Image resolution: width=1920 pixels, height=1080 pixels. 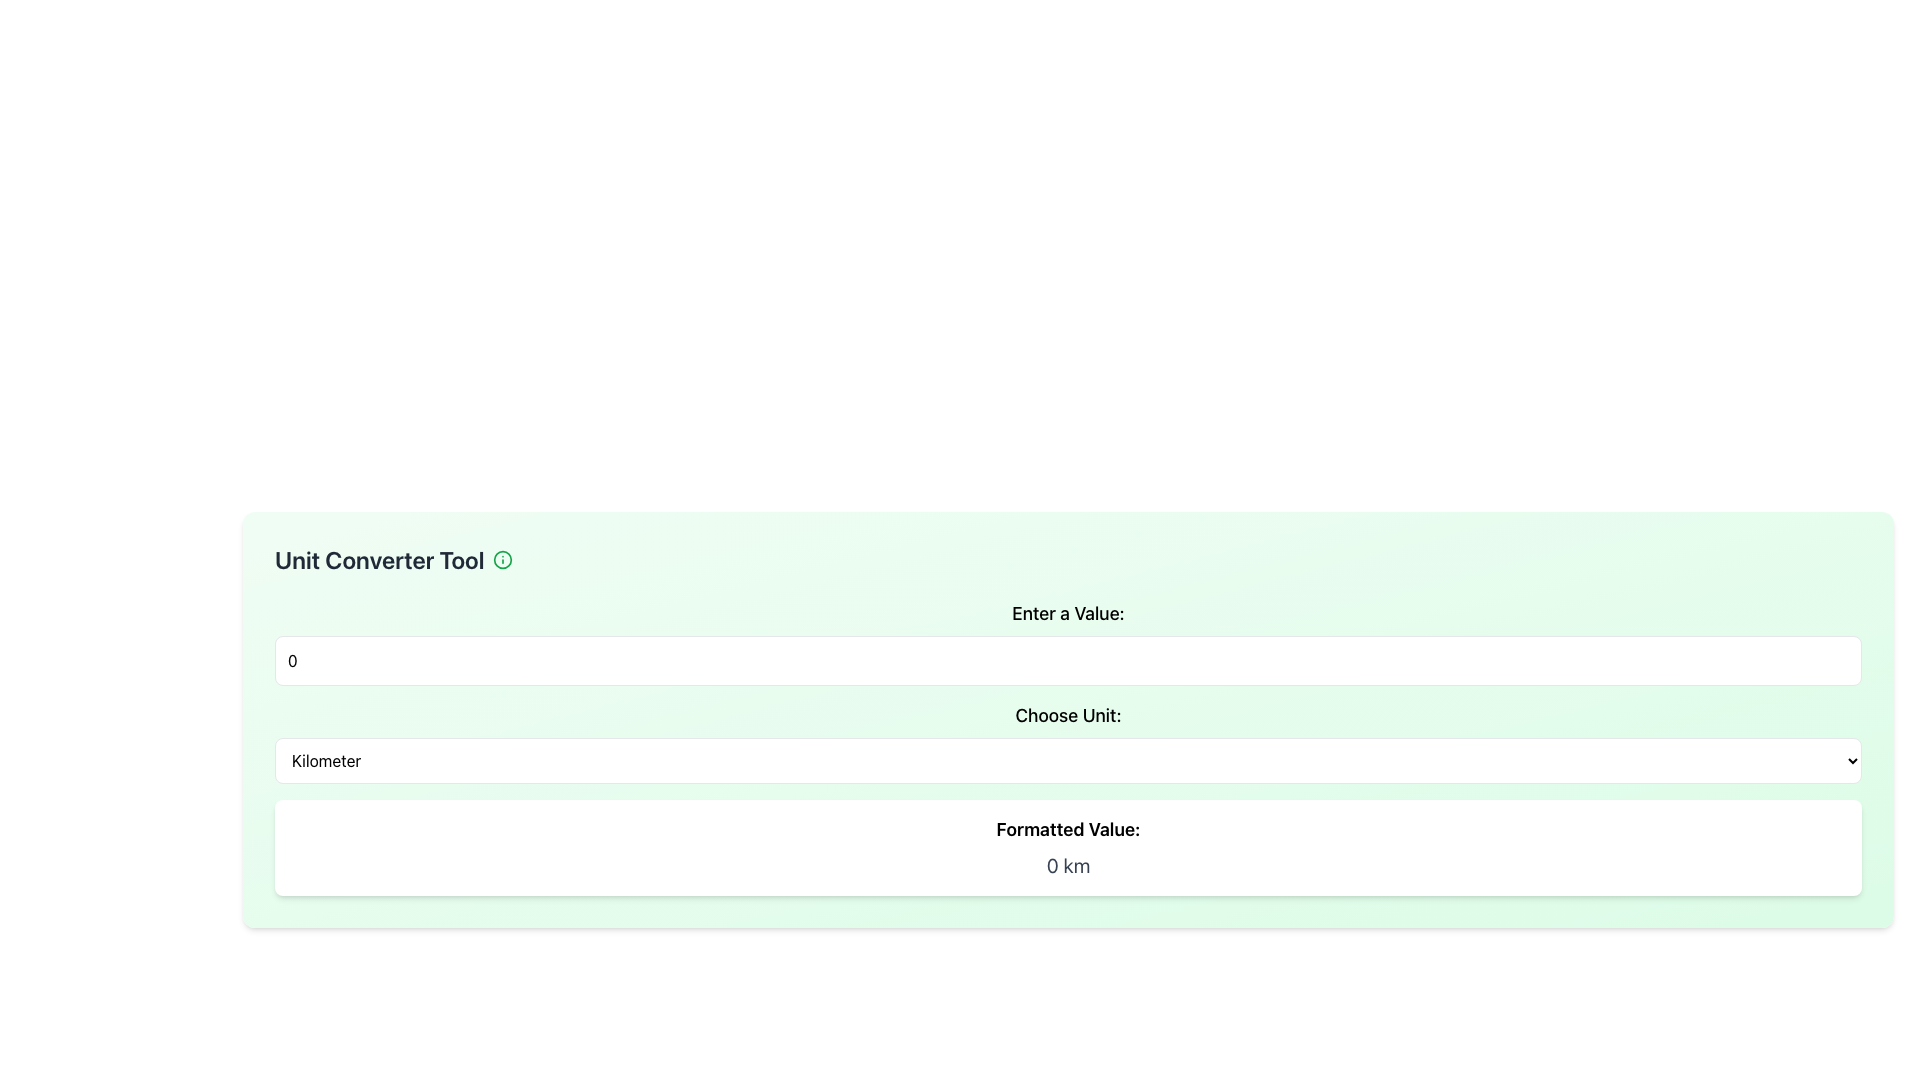 I want to click on the Text Display element that shows the formatted result of a conversion, specifically displaying '0 km', so click(x=1067, y=865).